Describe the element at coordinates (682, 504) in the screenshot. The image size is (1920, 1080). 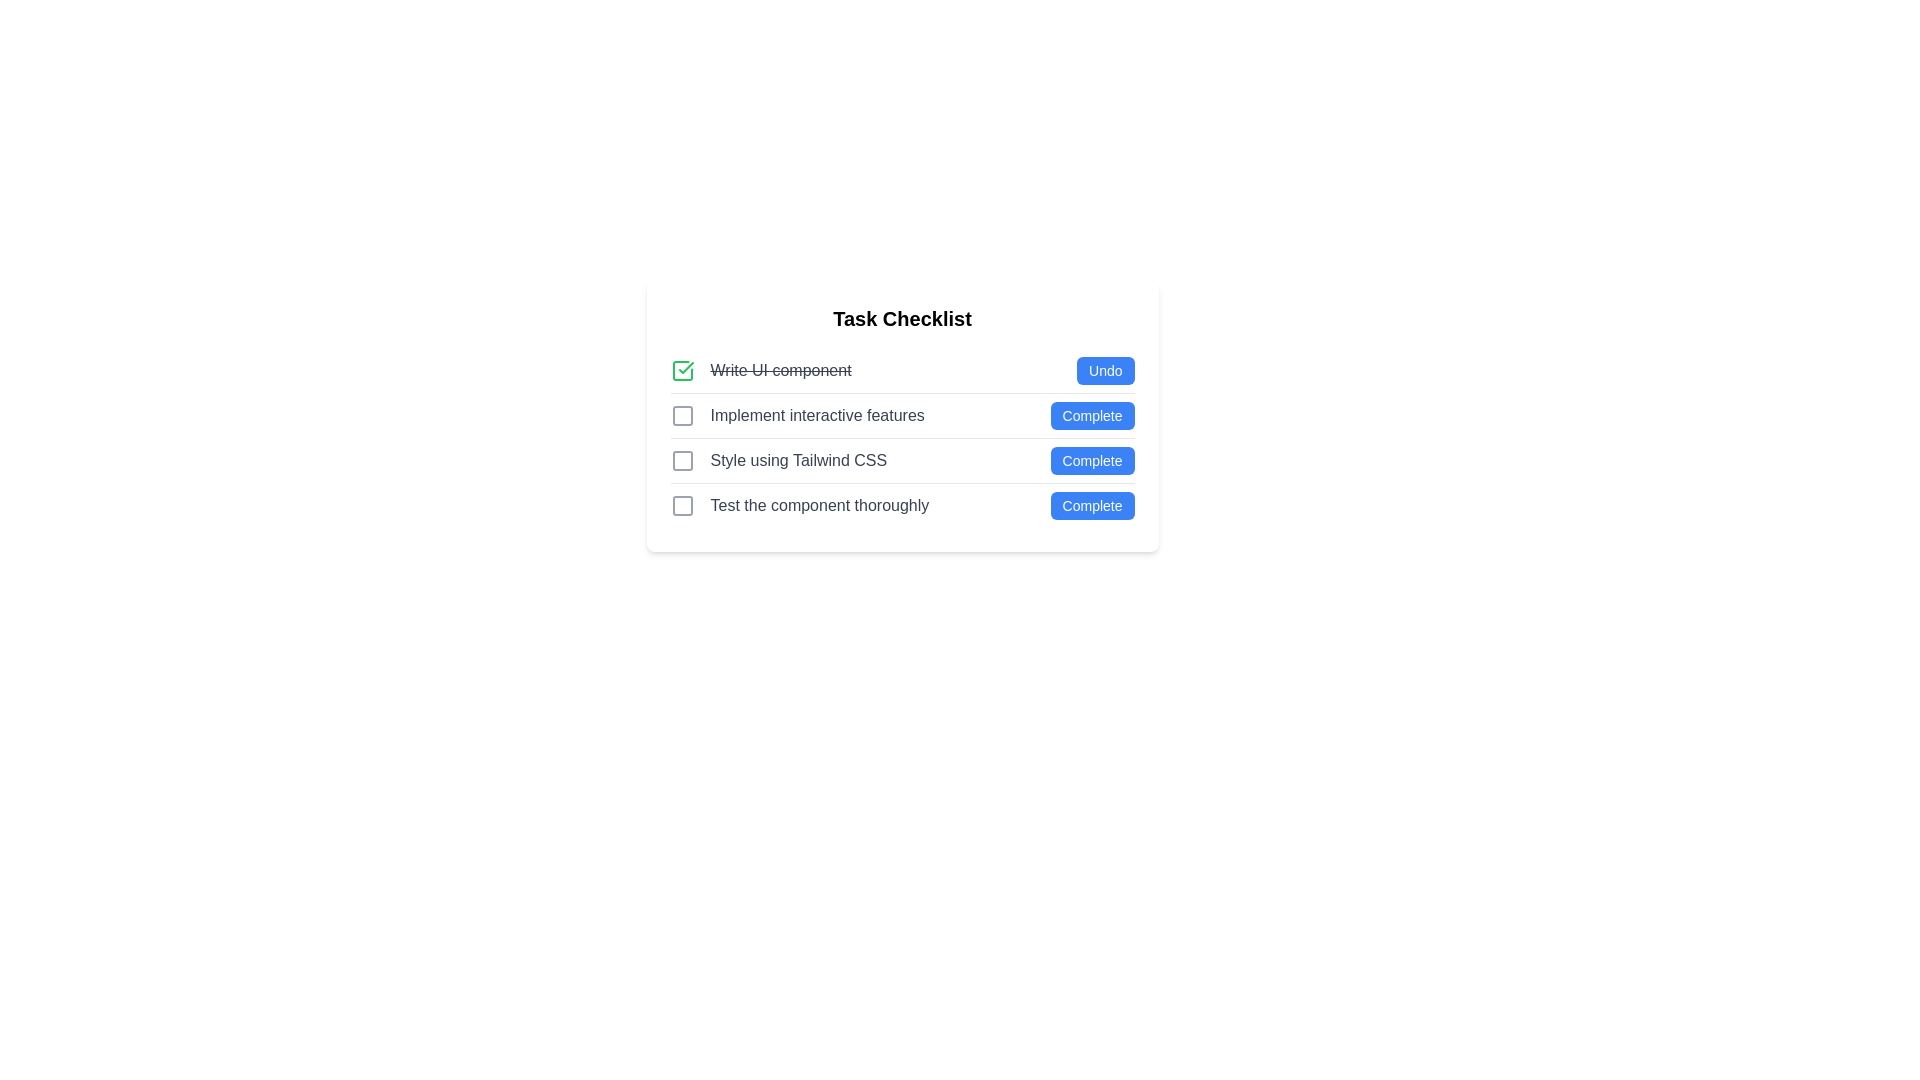
I see `the unselected checkbox element located next to the text 'Test the component thoroughly' in the checklist` at that location.